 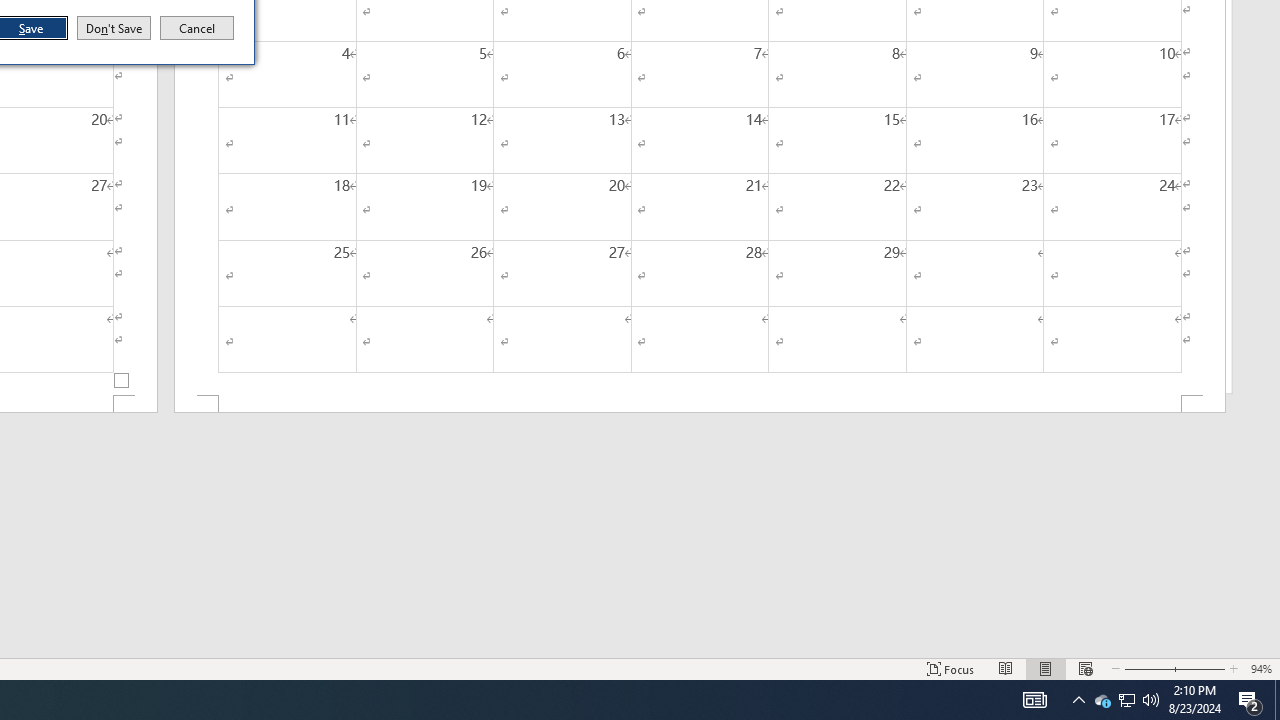 What do you see at coordinates (700, 404) in the screenshot?
I see `'Footer -Section 2-'` at bounding box center [700, 404].